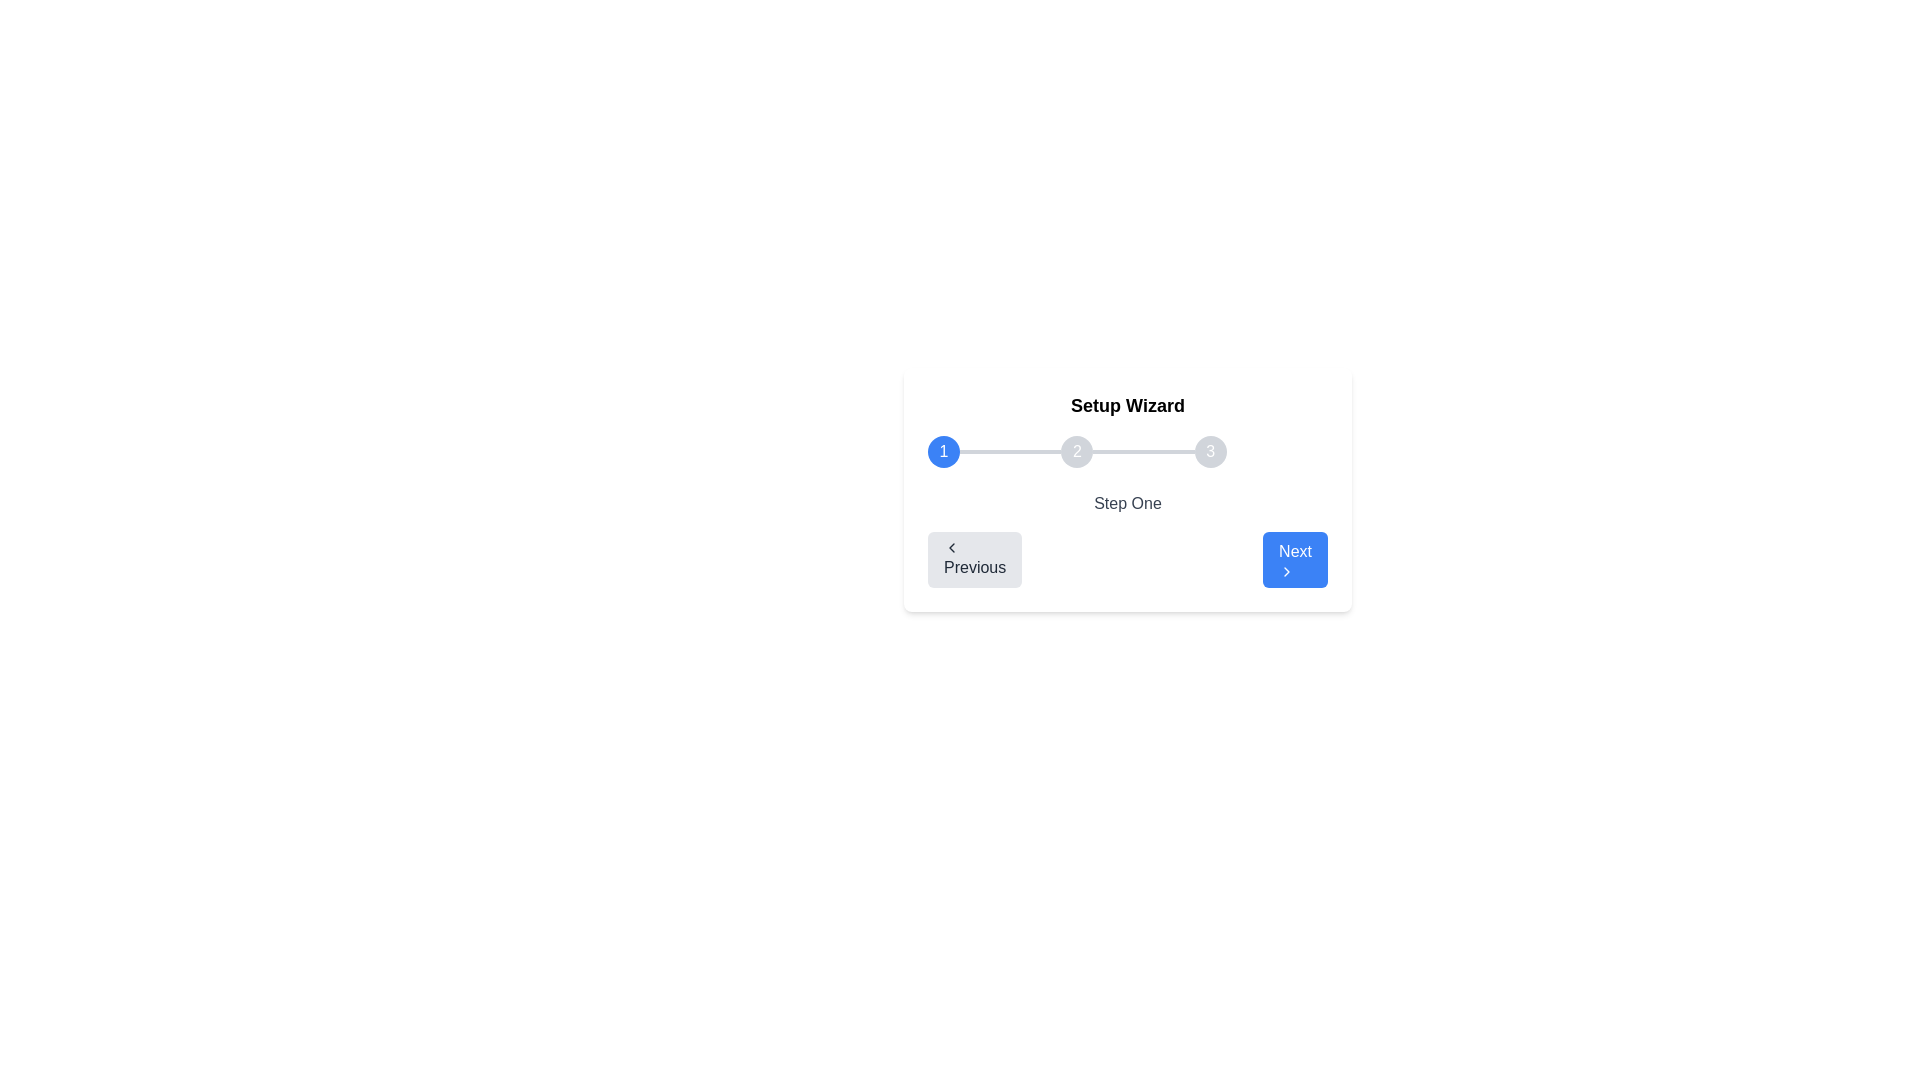 The image size is (1920, 1080). I want to click on the third step indicator in the horizontal stepper, so click(1260, 451).